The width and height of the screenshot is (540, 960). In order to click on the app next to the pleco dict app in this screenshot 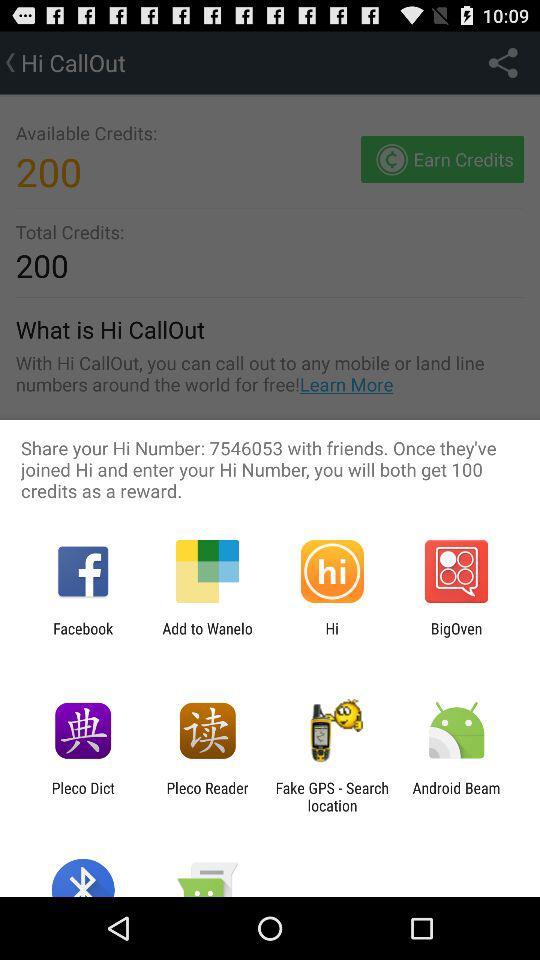, I will do `click(206, 796)`.